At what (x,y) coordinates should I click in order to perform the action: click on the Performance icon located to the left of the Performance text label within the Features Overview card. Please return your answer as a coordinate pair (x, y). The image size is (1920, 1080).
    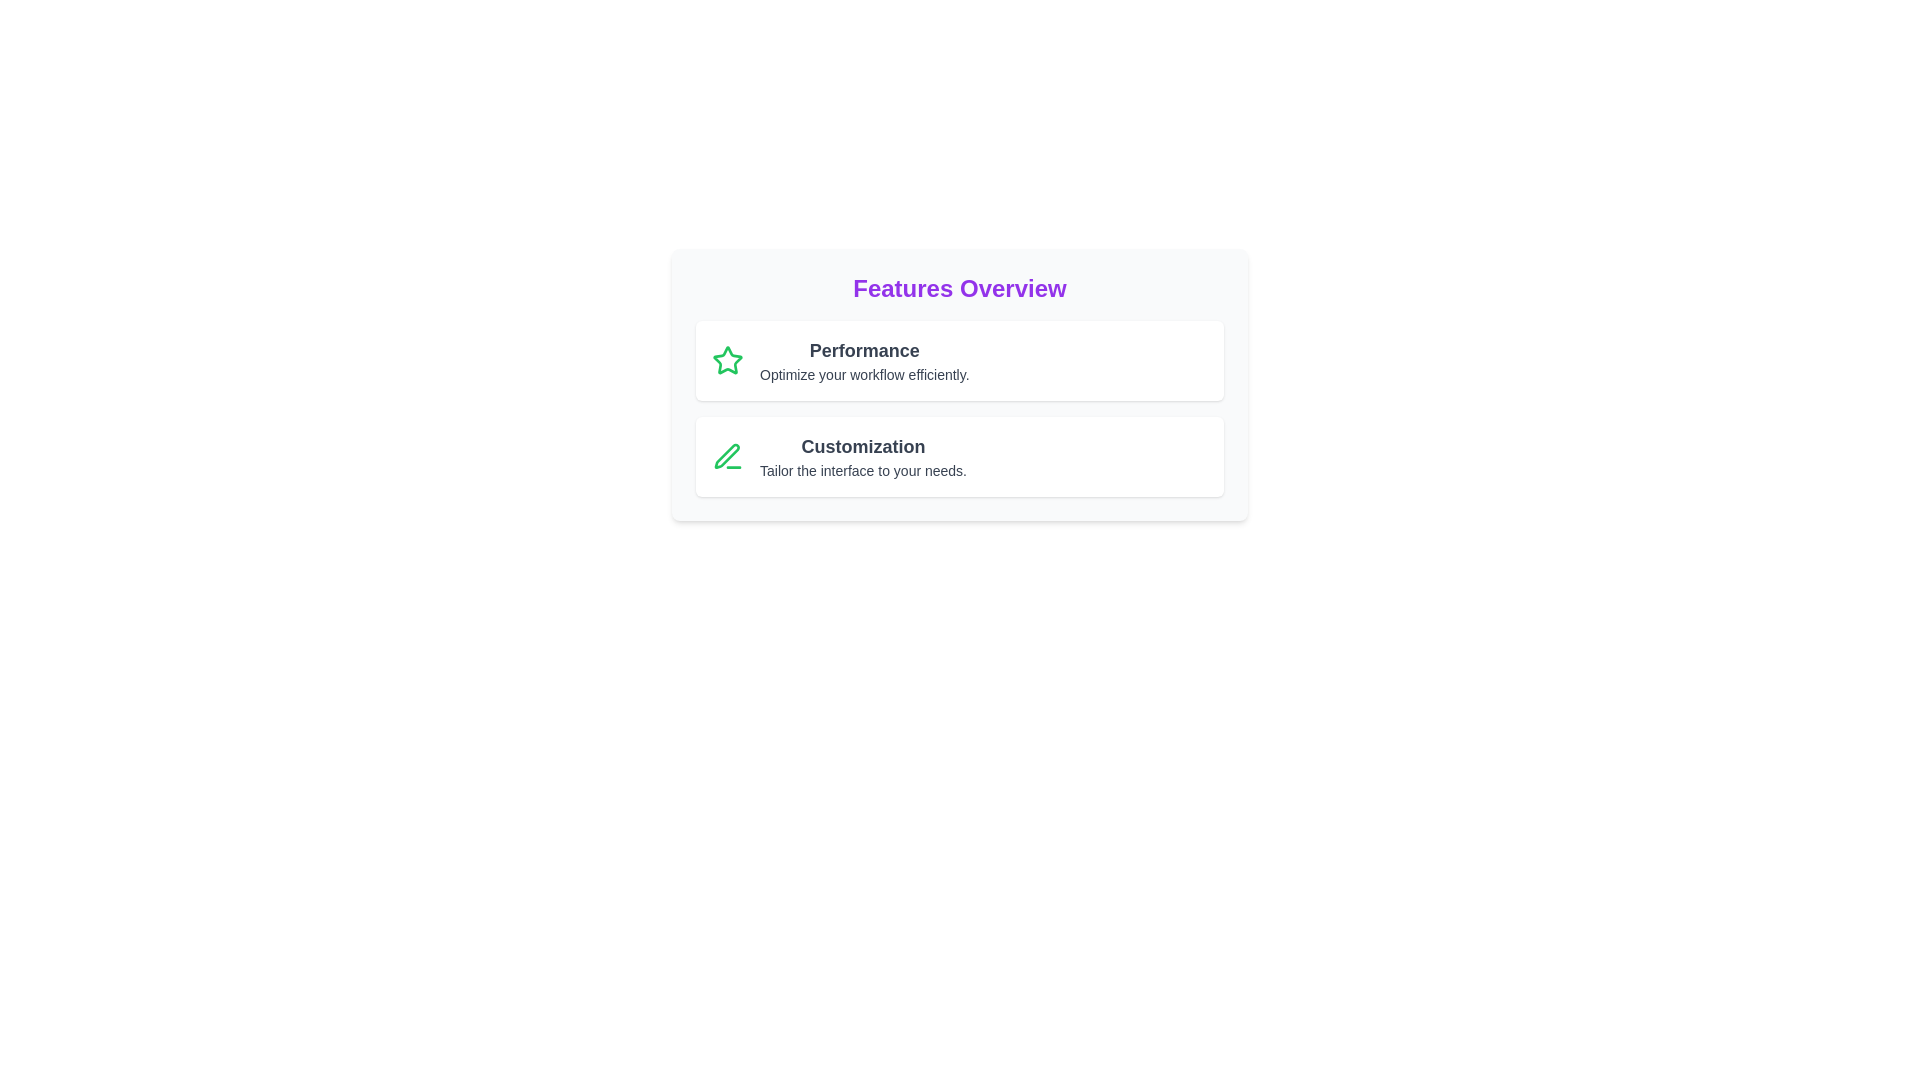
    Looking at the image, I should click on (727, 360).